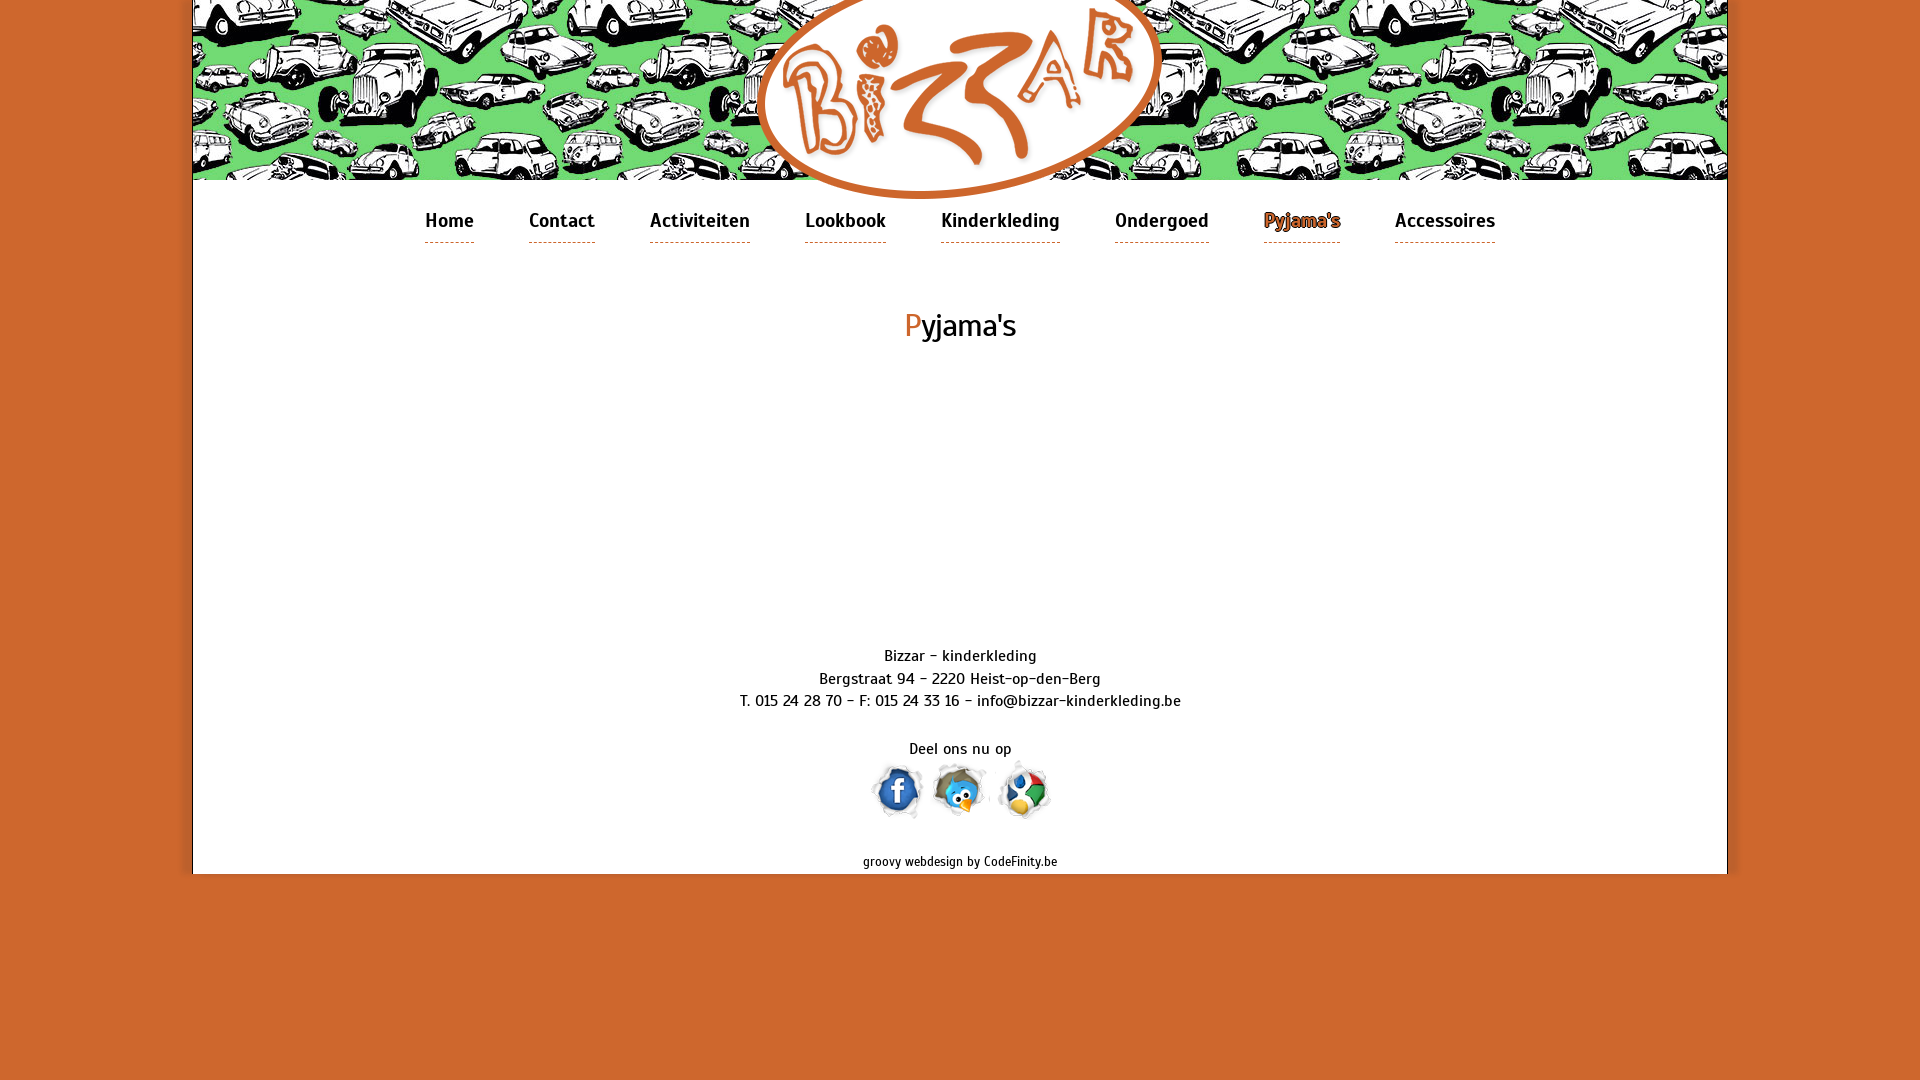 Image resolution: width=1920 pixels, height=1080 pixels. Describe the element at coordinates (805, 221) in the screenshot. I see `'Lookbook'` at that location.